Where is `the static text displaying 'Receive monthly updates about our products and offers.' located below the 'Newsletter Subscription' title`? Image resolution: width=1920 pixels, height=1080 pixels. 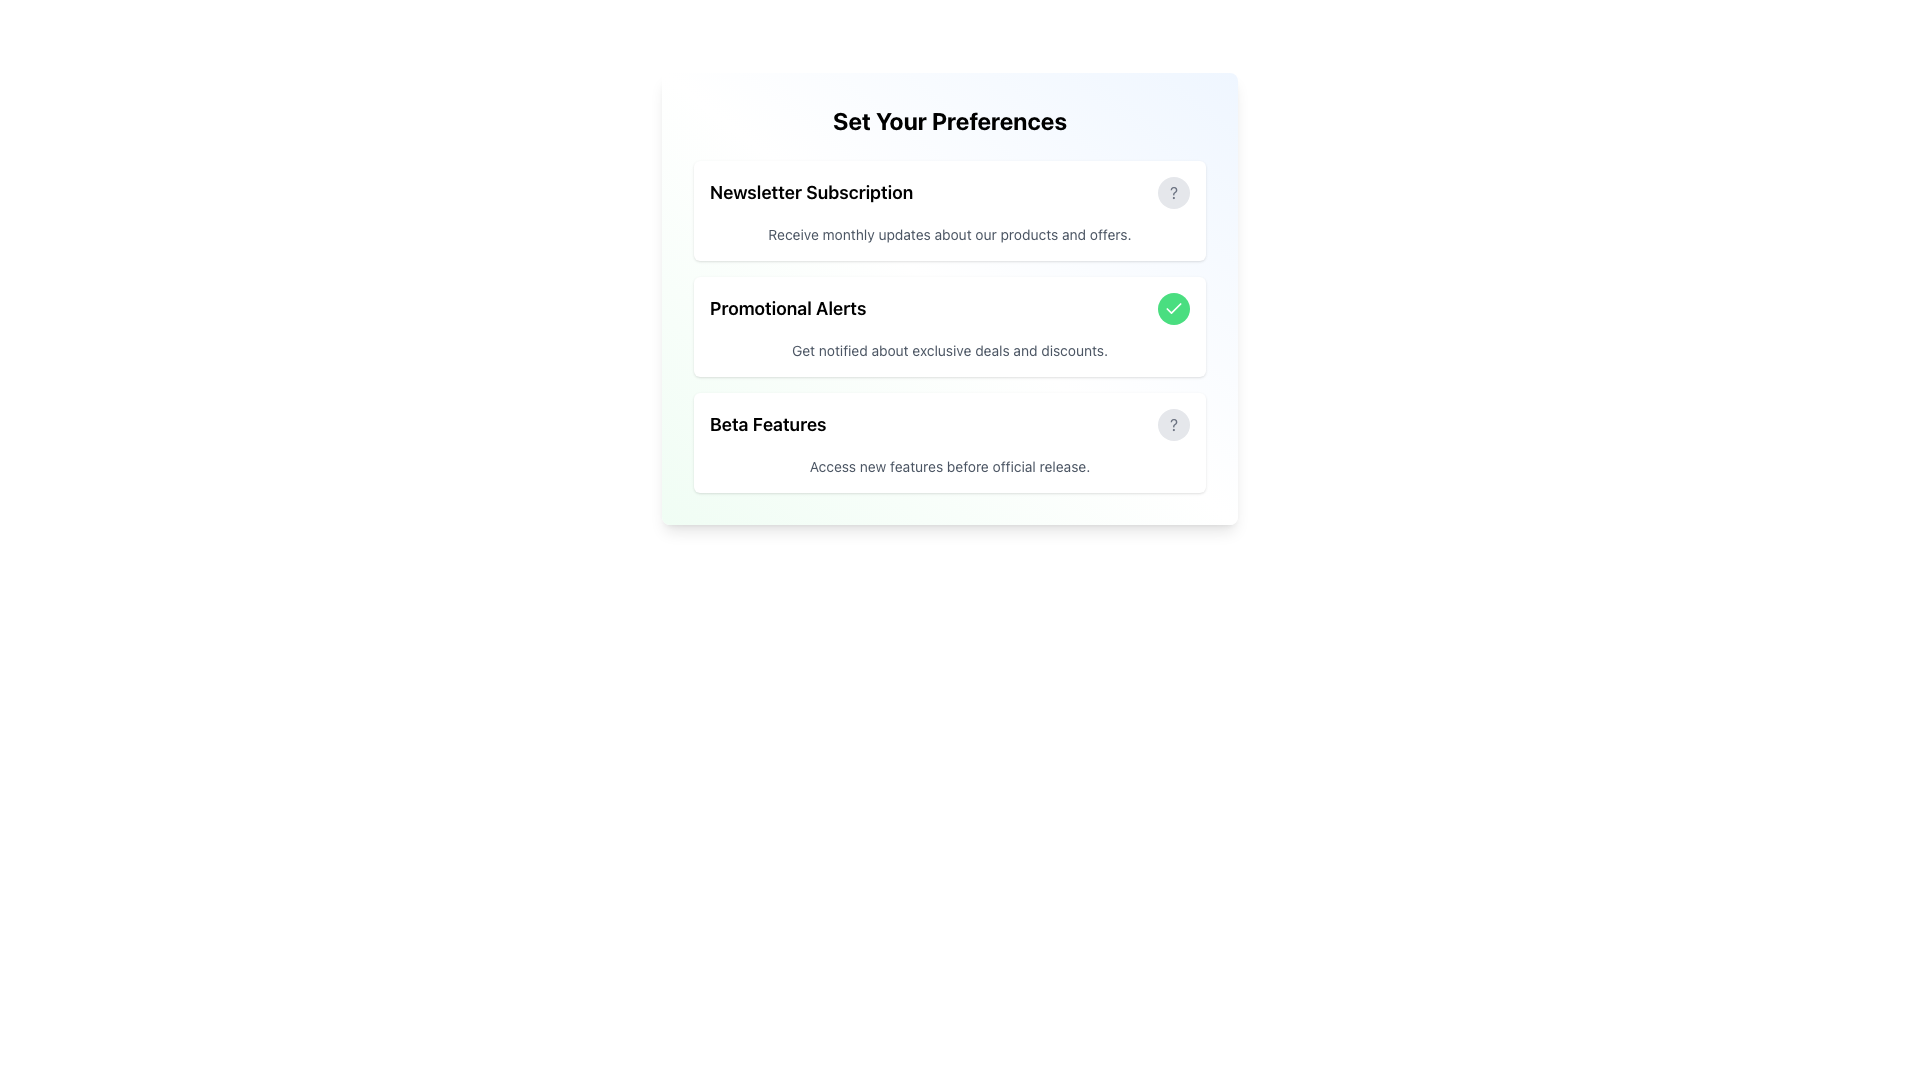 the static text displaying 'Receive monthly updates about our products and offers.' located below the 'Newsletter Subscription' title is located at coordinates (949, 234).